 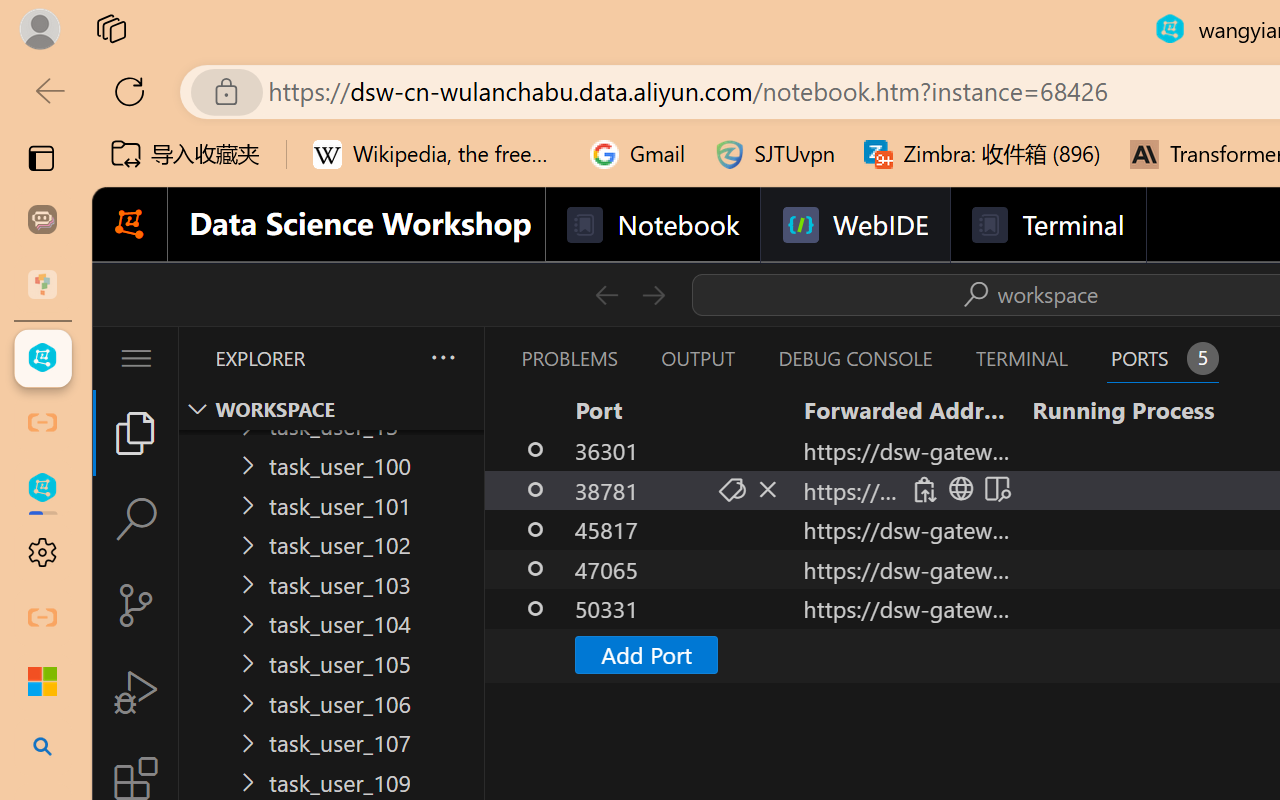 I want to click on 'Terminal', so click(x=1046, y=225).